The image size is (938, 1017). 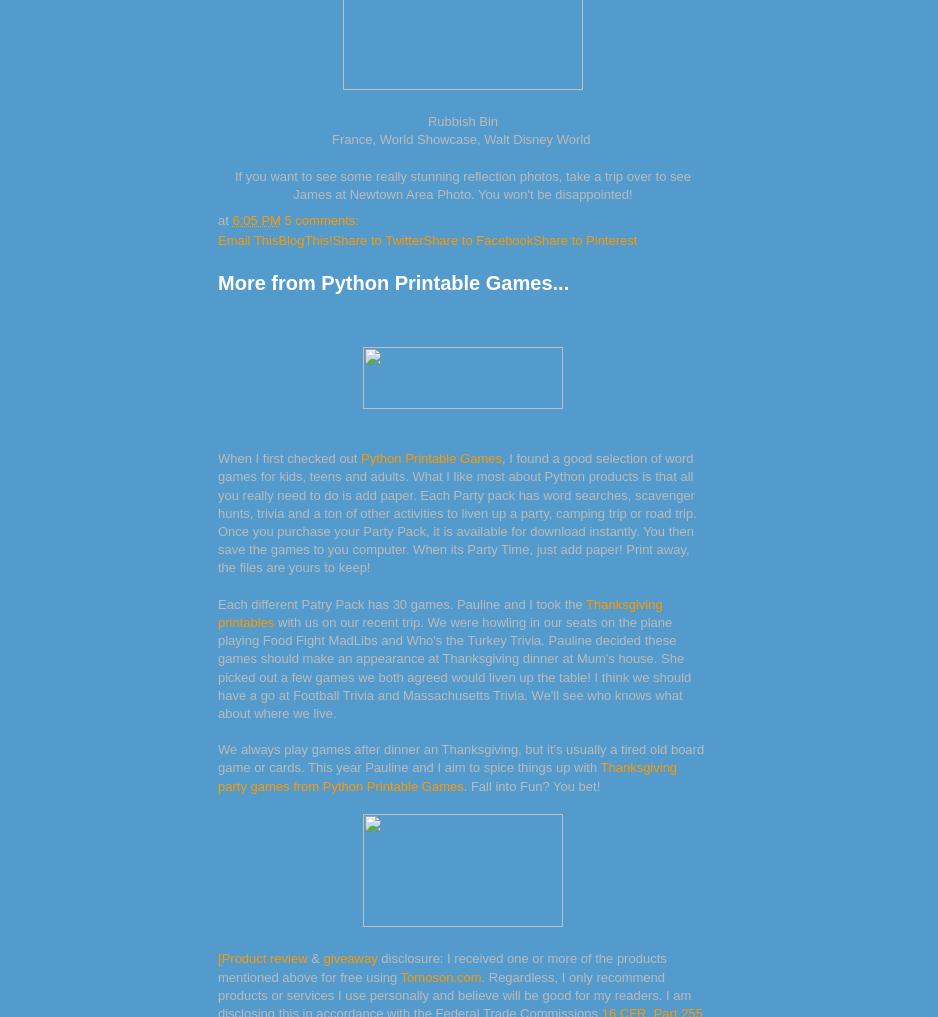 What do you see at coordinates (330, 138) in the screenshot?
I see `'France, World Showcase, Walt Disney World'` at bounding box center [330, 138].